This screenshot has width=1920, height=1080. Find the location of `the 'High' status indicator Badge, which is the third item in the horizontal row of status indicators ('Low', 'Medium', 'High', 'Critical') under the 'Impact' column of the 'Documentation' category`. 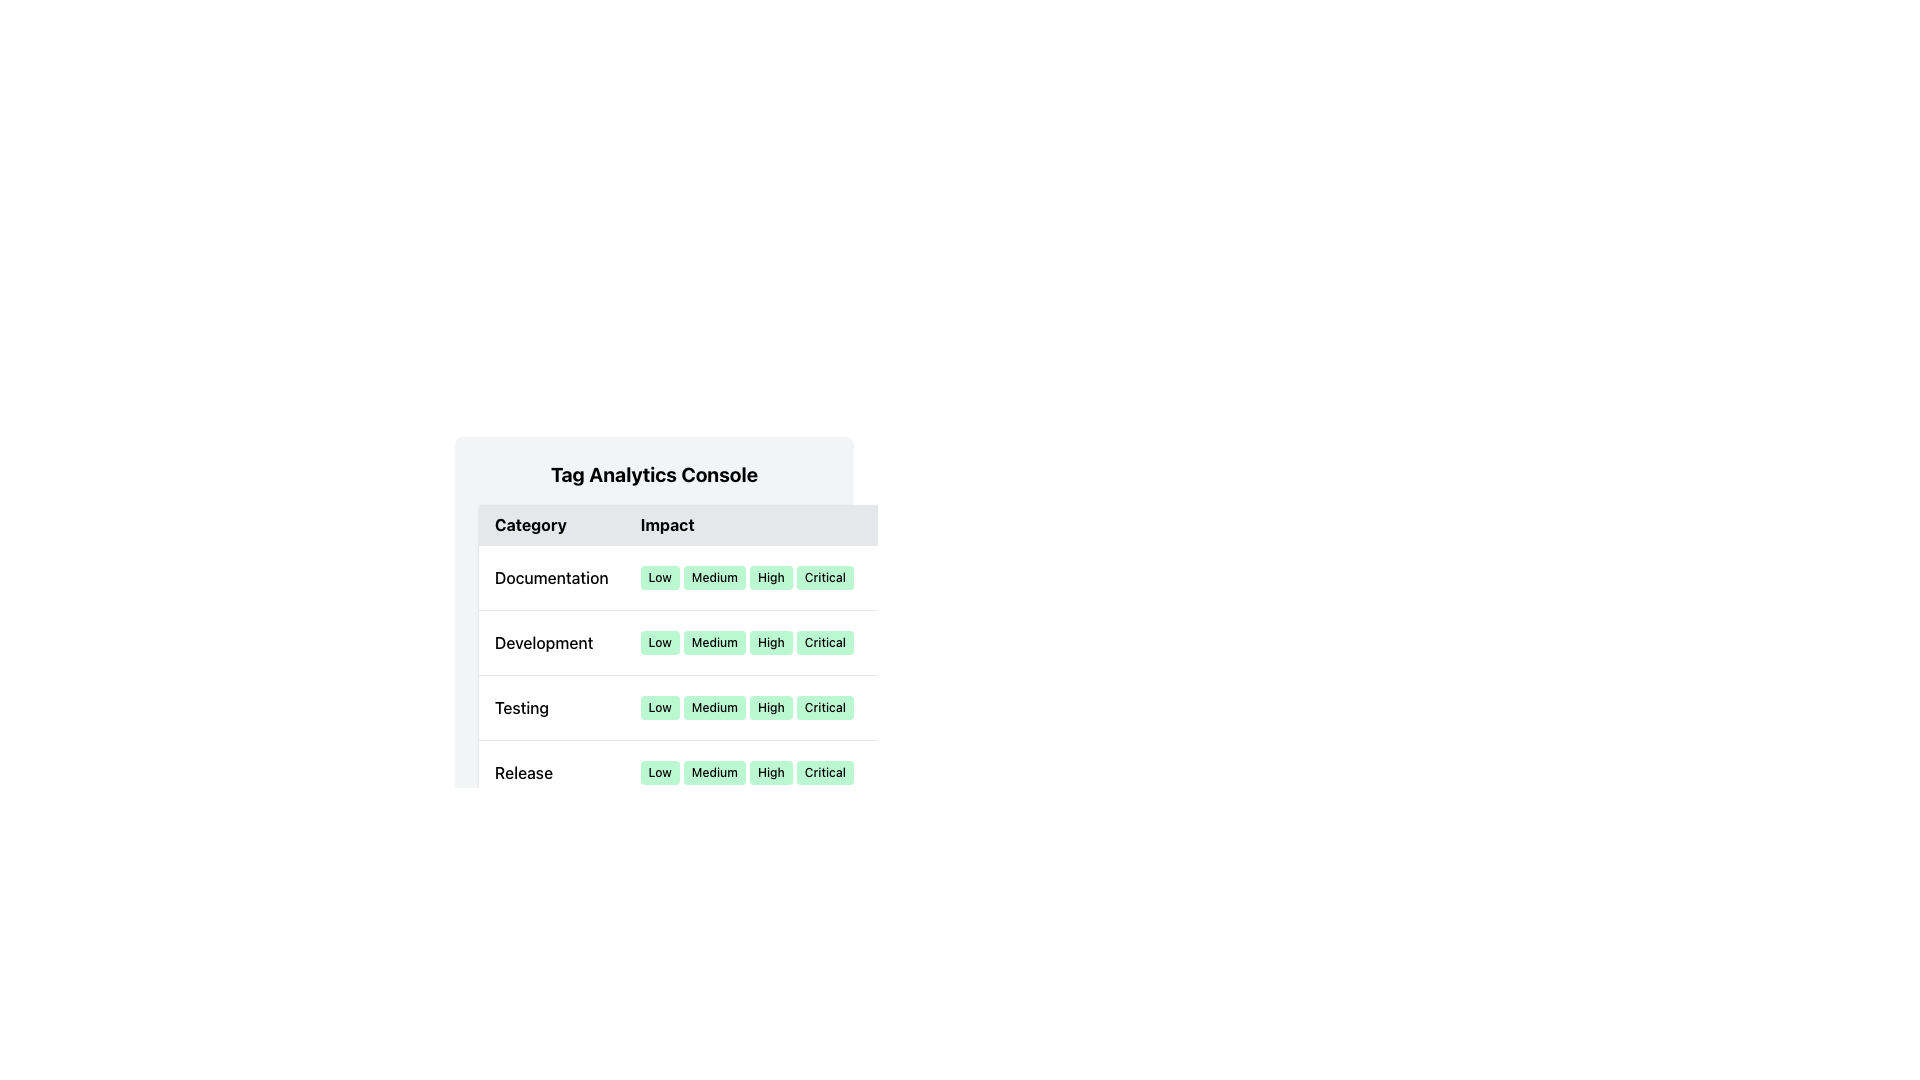

the 'High' status indicator Badge, which is the third item in the horizontal row of status indicators ('Low', 'Medium', 'High', 'Critical') under the 'Impact' column of the 'Documentation' category is located at coordinates (770, 578).